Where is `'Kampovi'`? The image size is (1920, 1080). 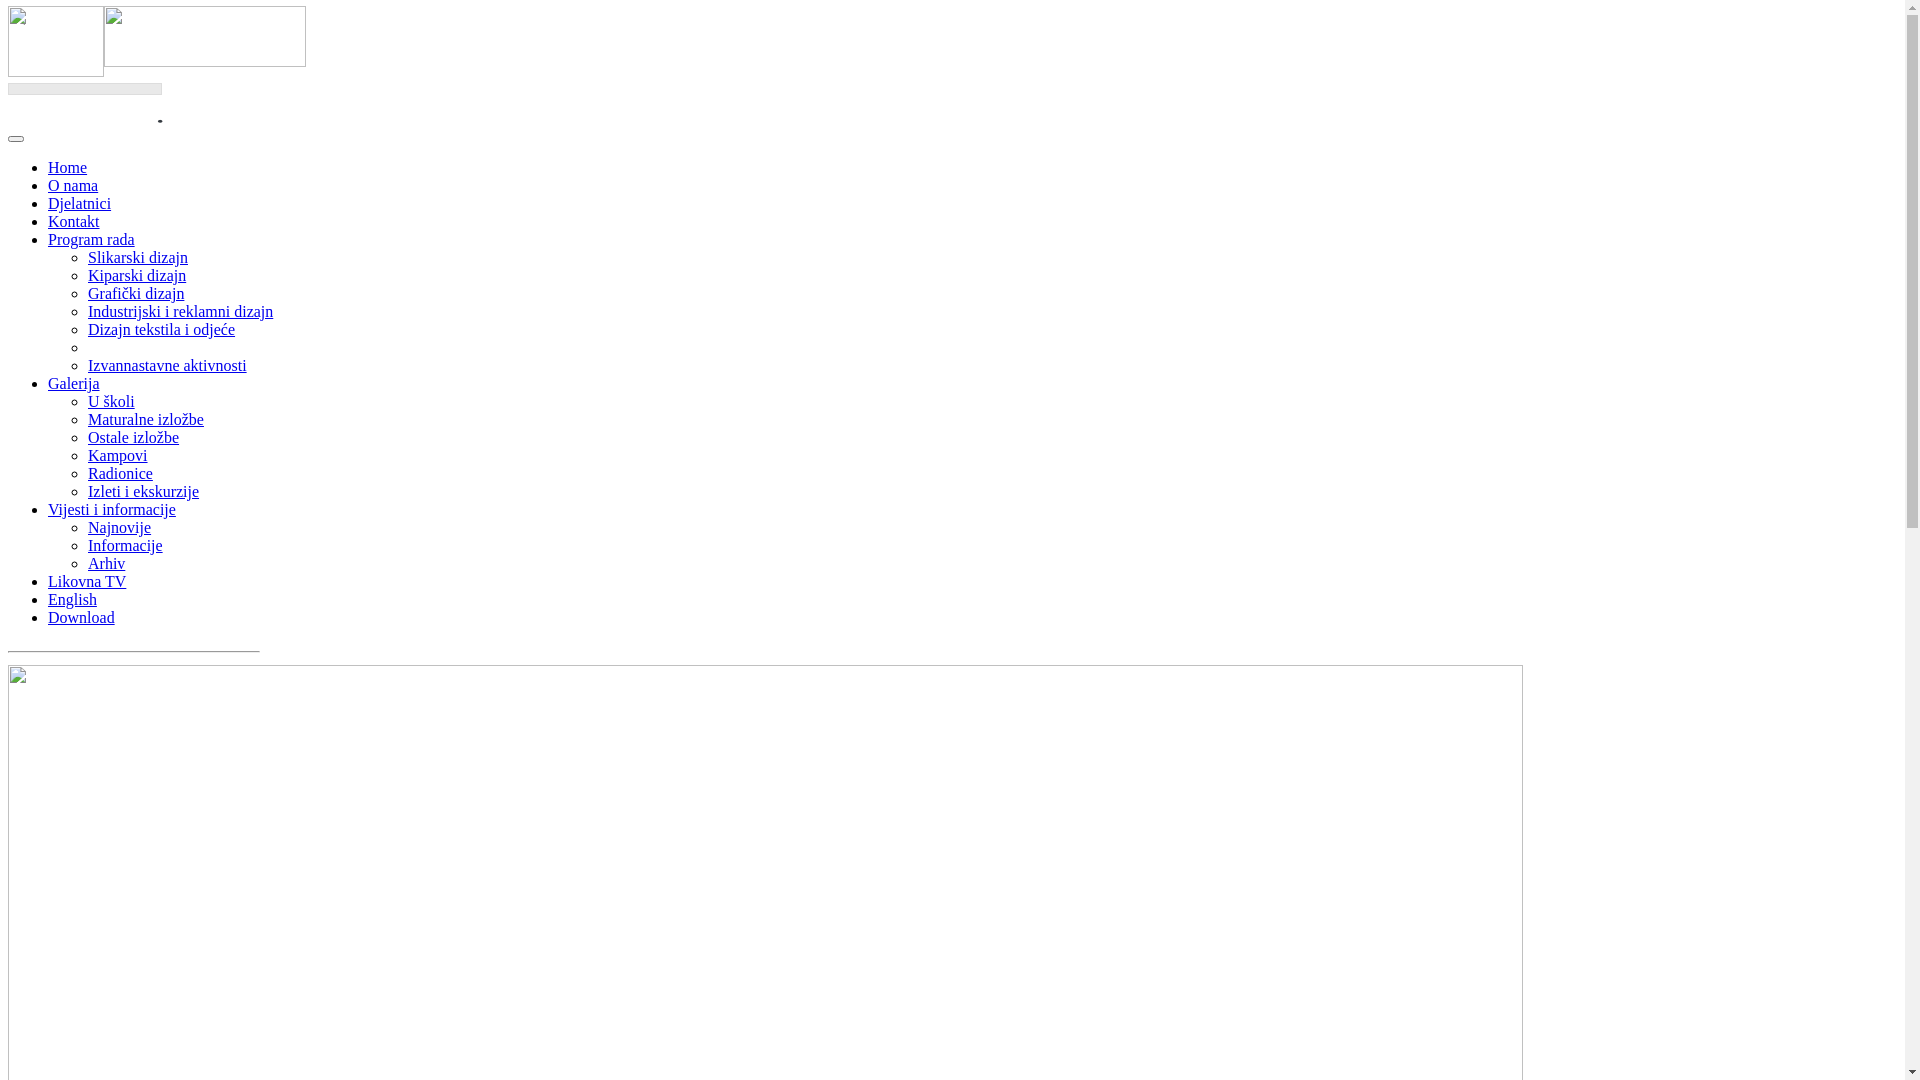
'Kampovi' is located at coordinates (117, 455).